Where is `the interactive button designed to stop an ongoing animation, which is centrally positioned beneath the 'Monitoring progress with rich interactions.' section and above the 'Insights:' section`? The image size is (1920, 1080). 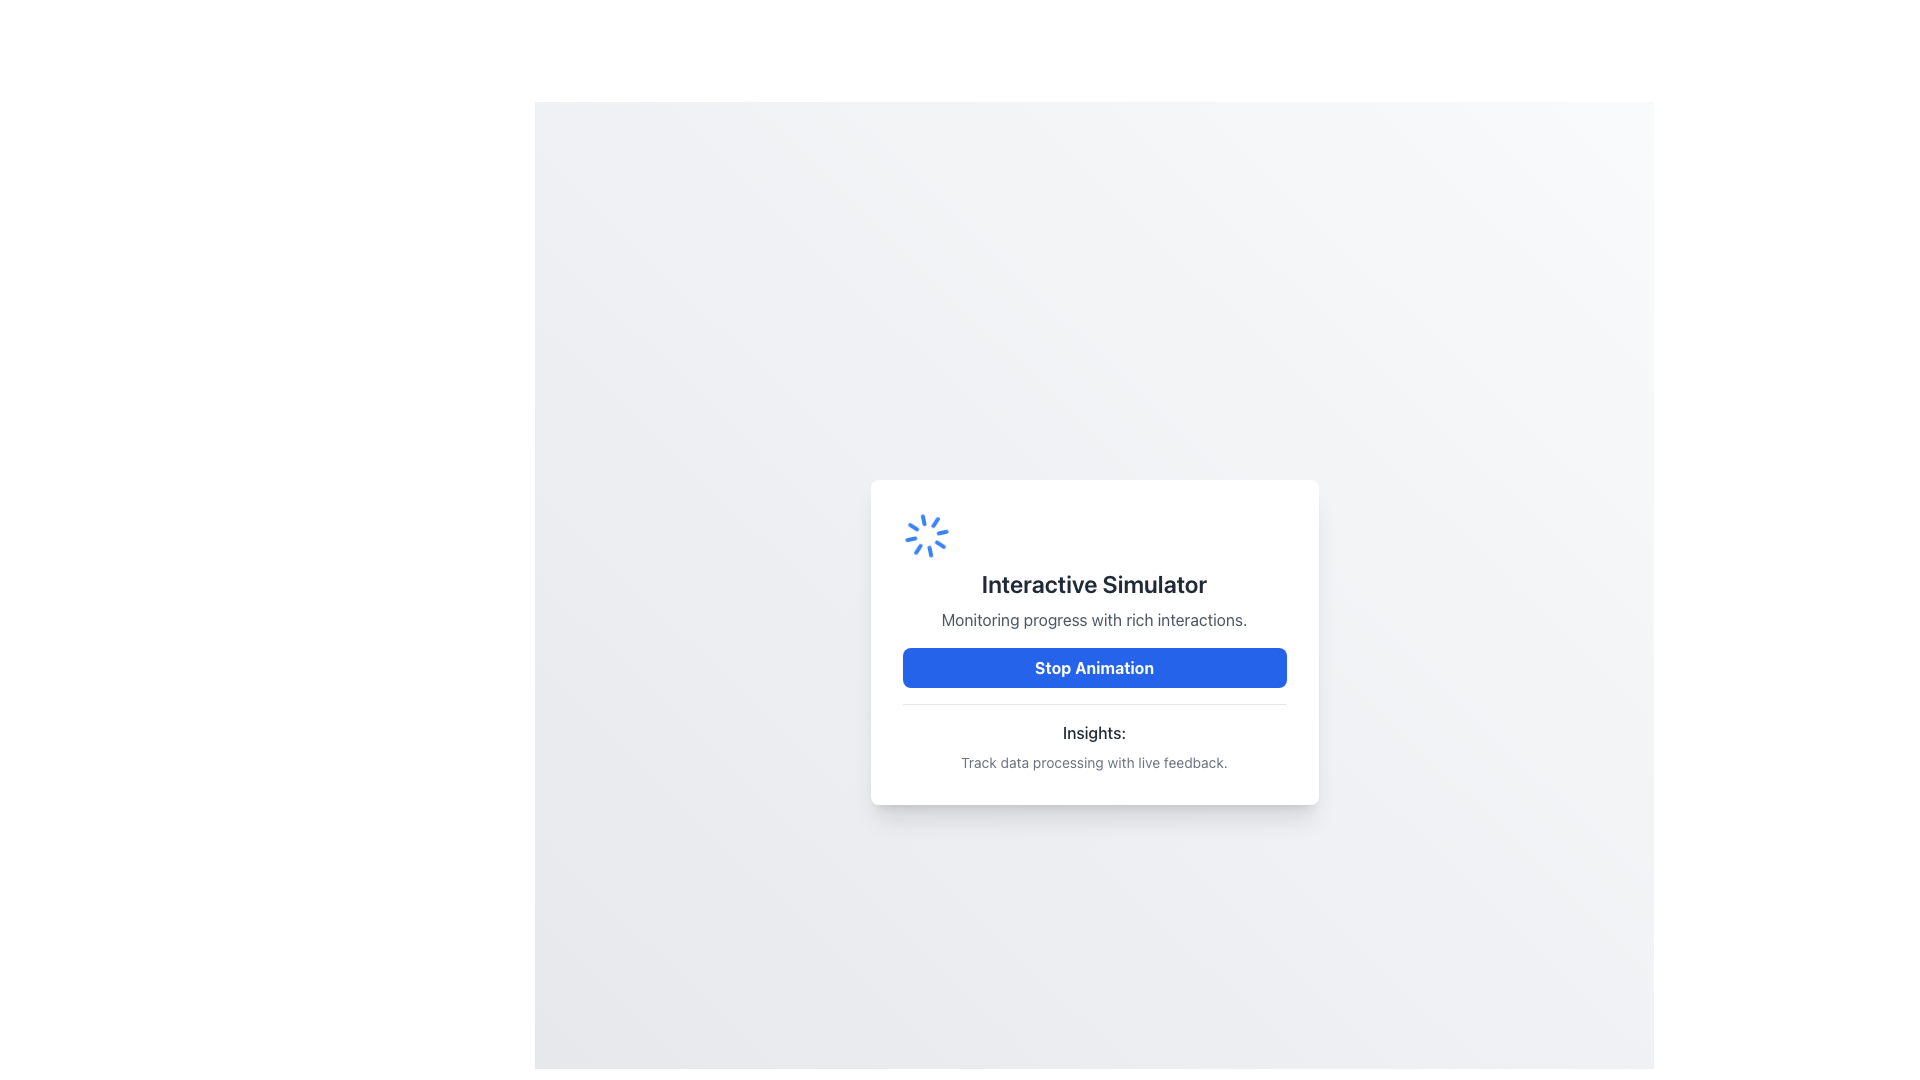 the interactive button designed to stop an ongoing animation, which is centrally positioned beneath the 'Monitoring progress with rich interactions.' section and above the 'Insights:' section is located at coordinates (1093, 667).